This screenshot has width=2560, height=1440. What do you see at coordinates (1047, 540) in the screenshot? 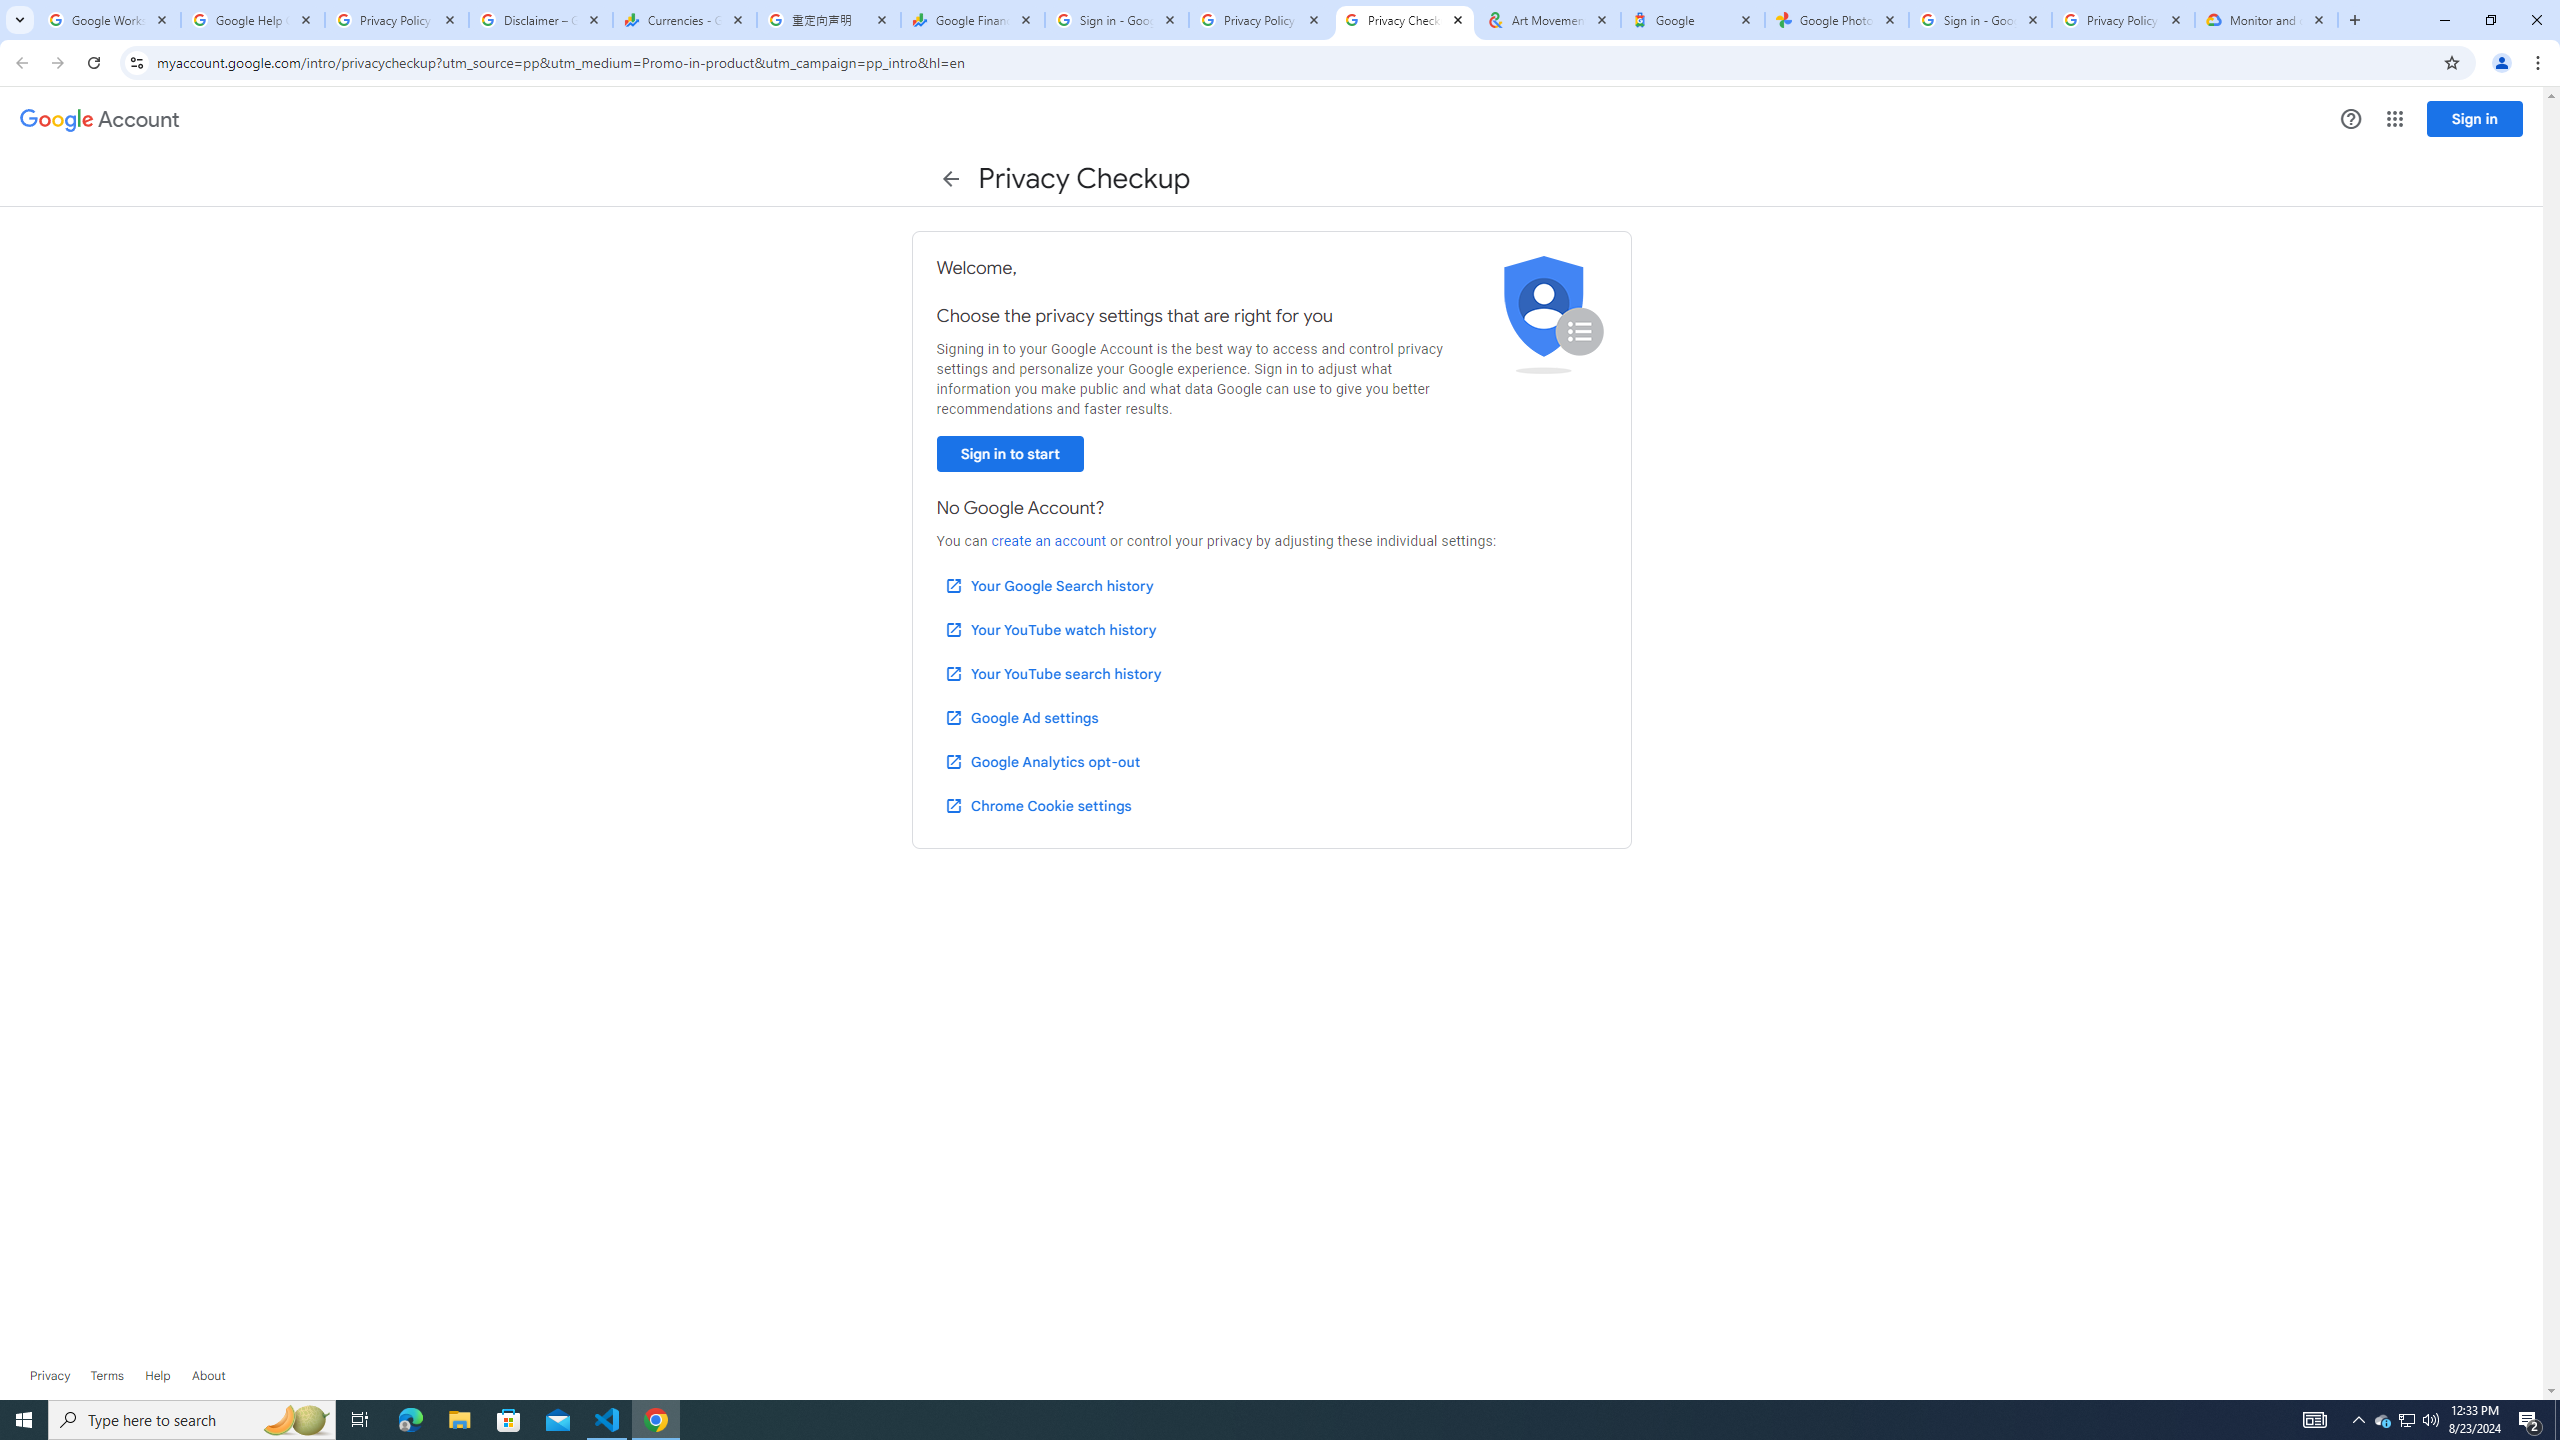
I see `'create an account'` at bounding box center [1047, 540].